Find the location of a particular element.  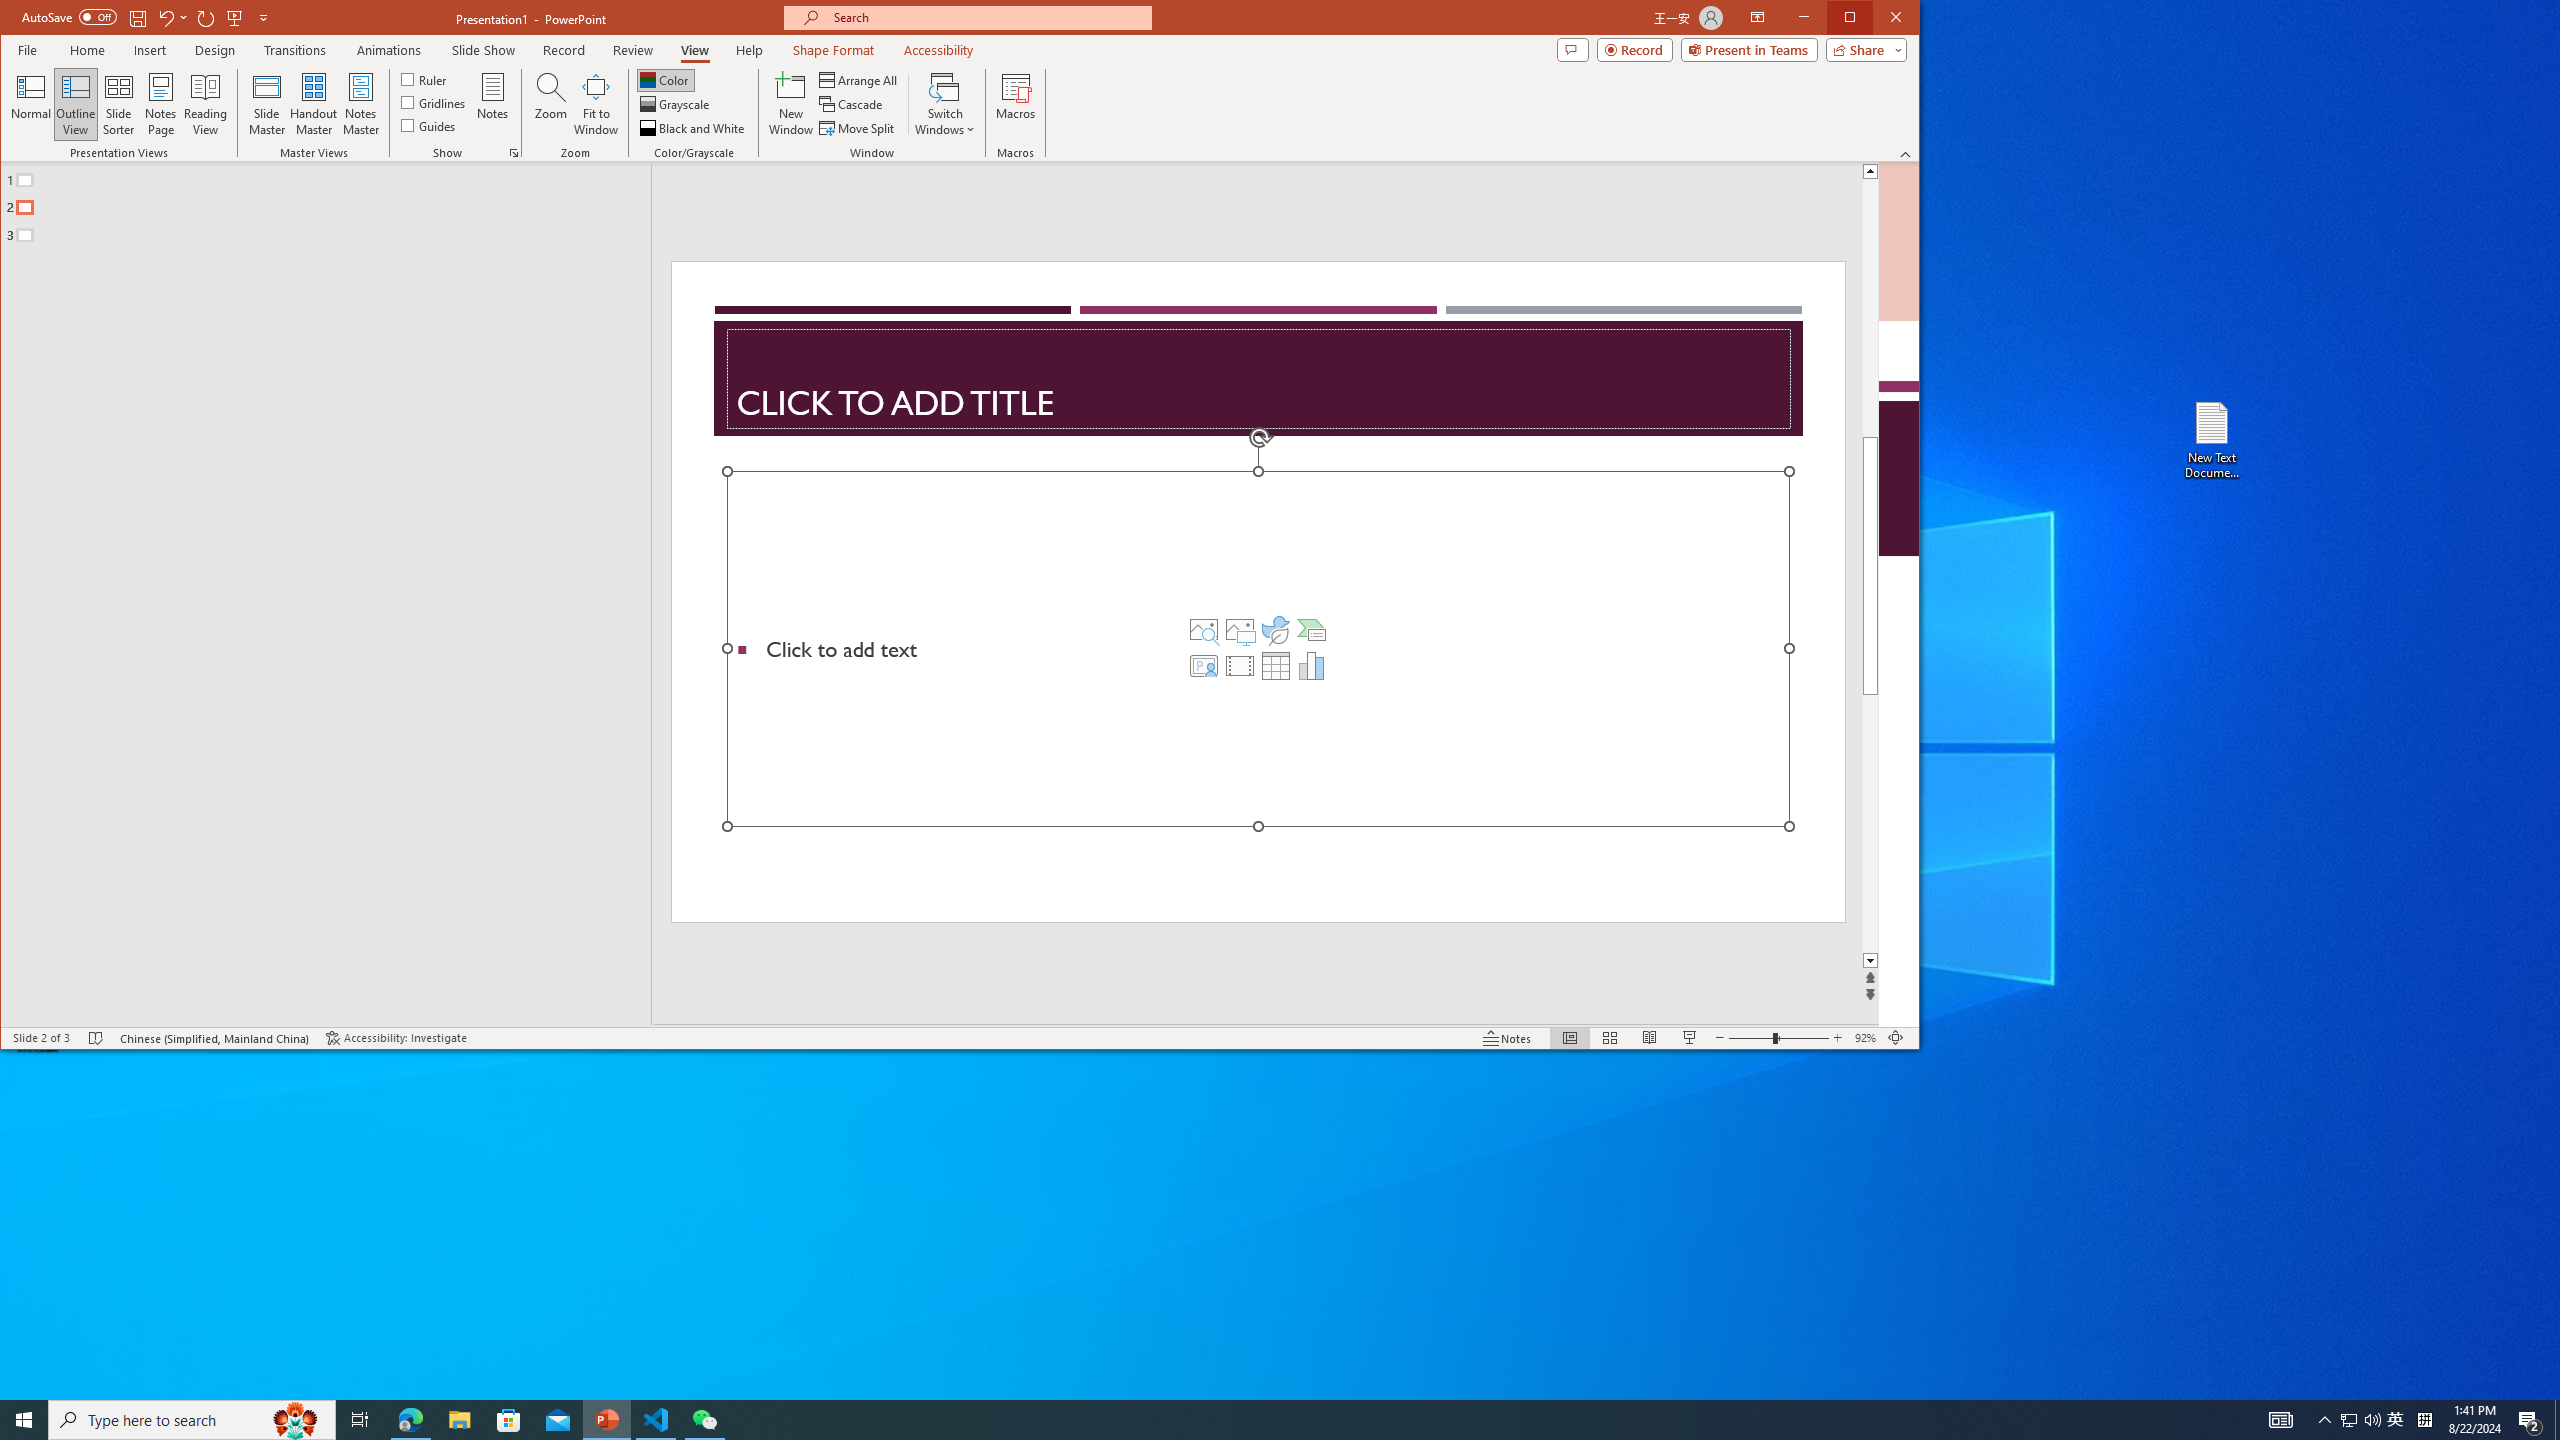

'Notes' is located at coordinates (492, 103).